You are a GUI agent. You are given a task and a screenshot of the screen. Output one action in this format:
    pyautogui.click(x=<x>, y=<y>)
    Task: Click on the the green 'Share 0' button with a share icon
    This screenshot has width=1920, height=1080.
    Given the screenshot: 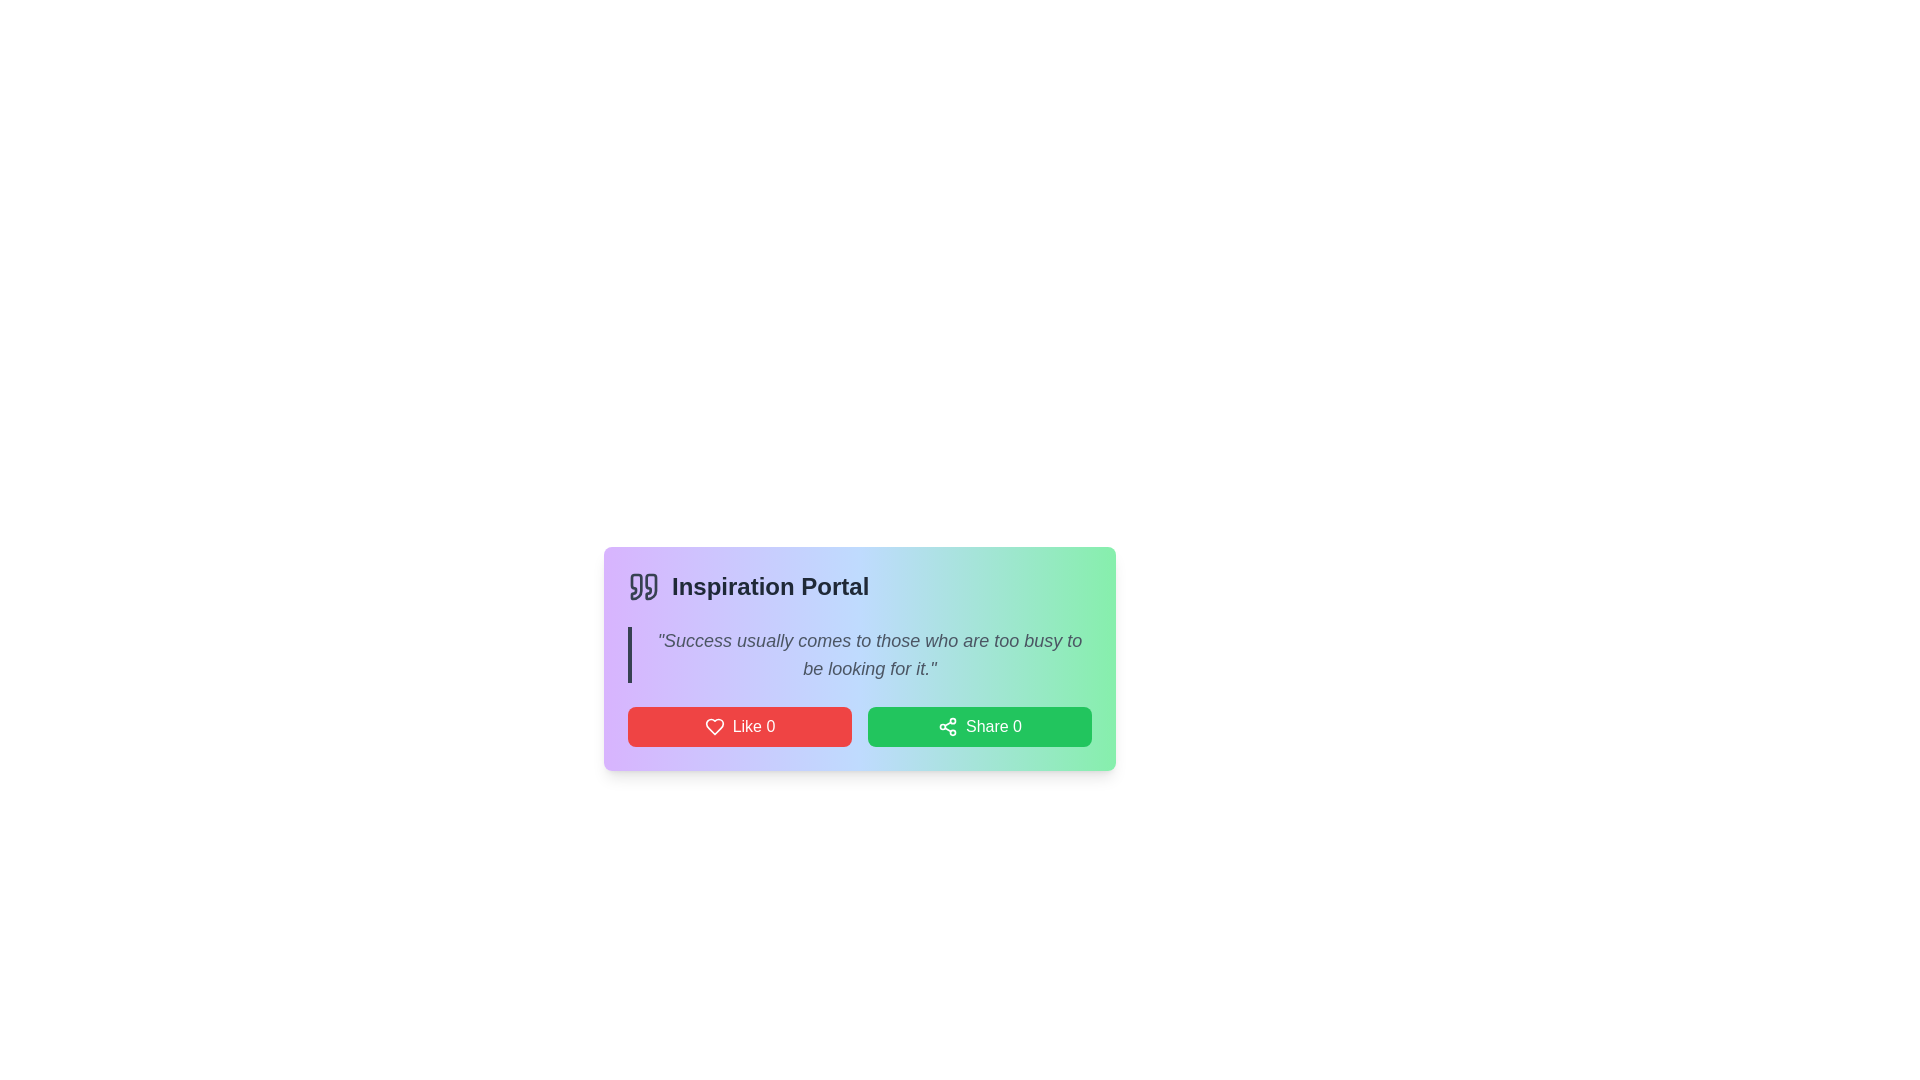 What is the action you would take?
    pyautogui.click(x=979, y=726)
    